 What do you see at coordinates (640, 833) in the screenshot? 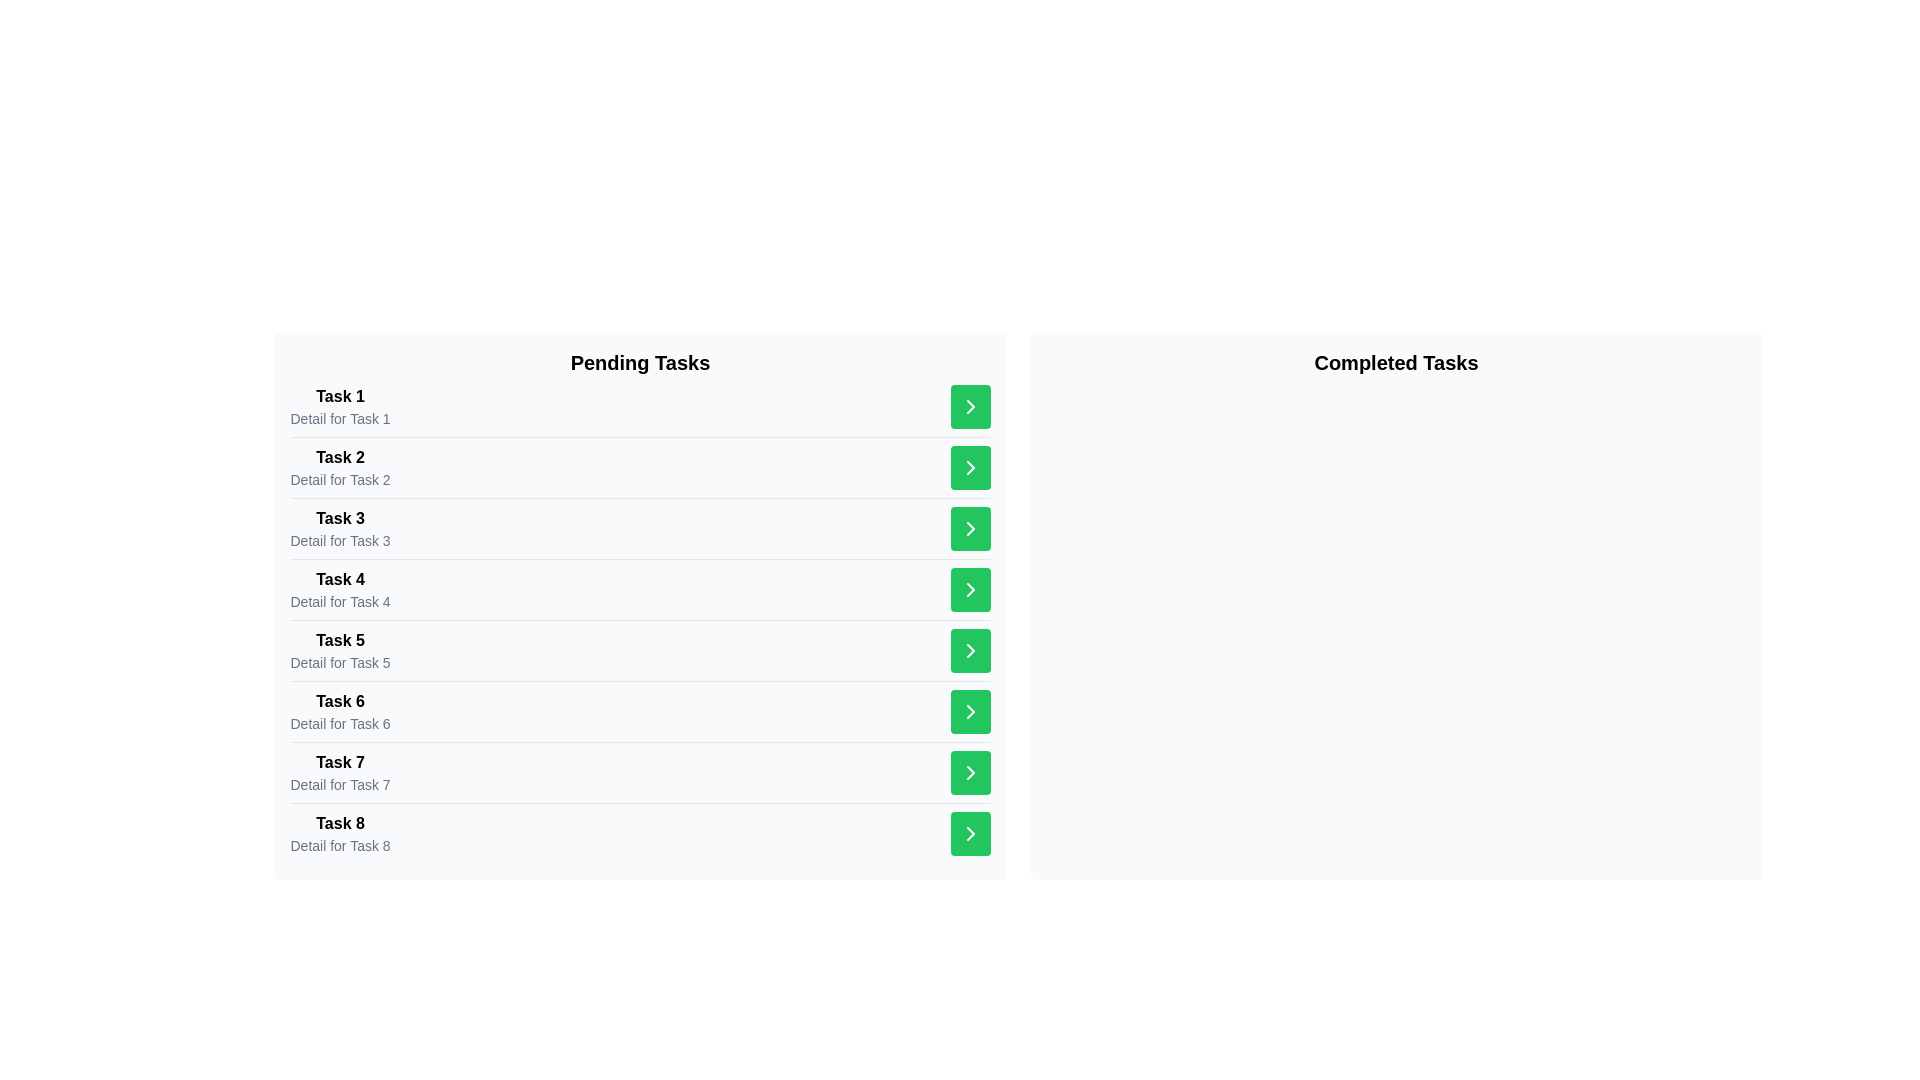
I see `the green button of the eighth task entry in the 'Pending Tasks' section` at bounding box center [640, 833].